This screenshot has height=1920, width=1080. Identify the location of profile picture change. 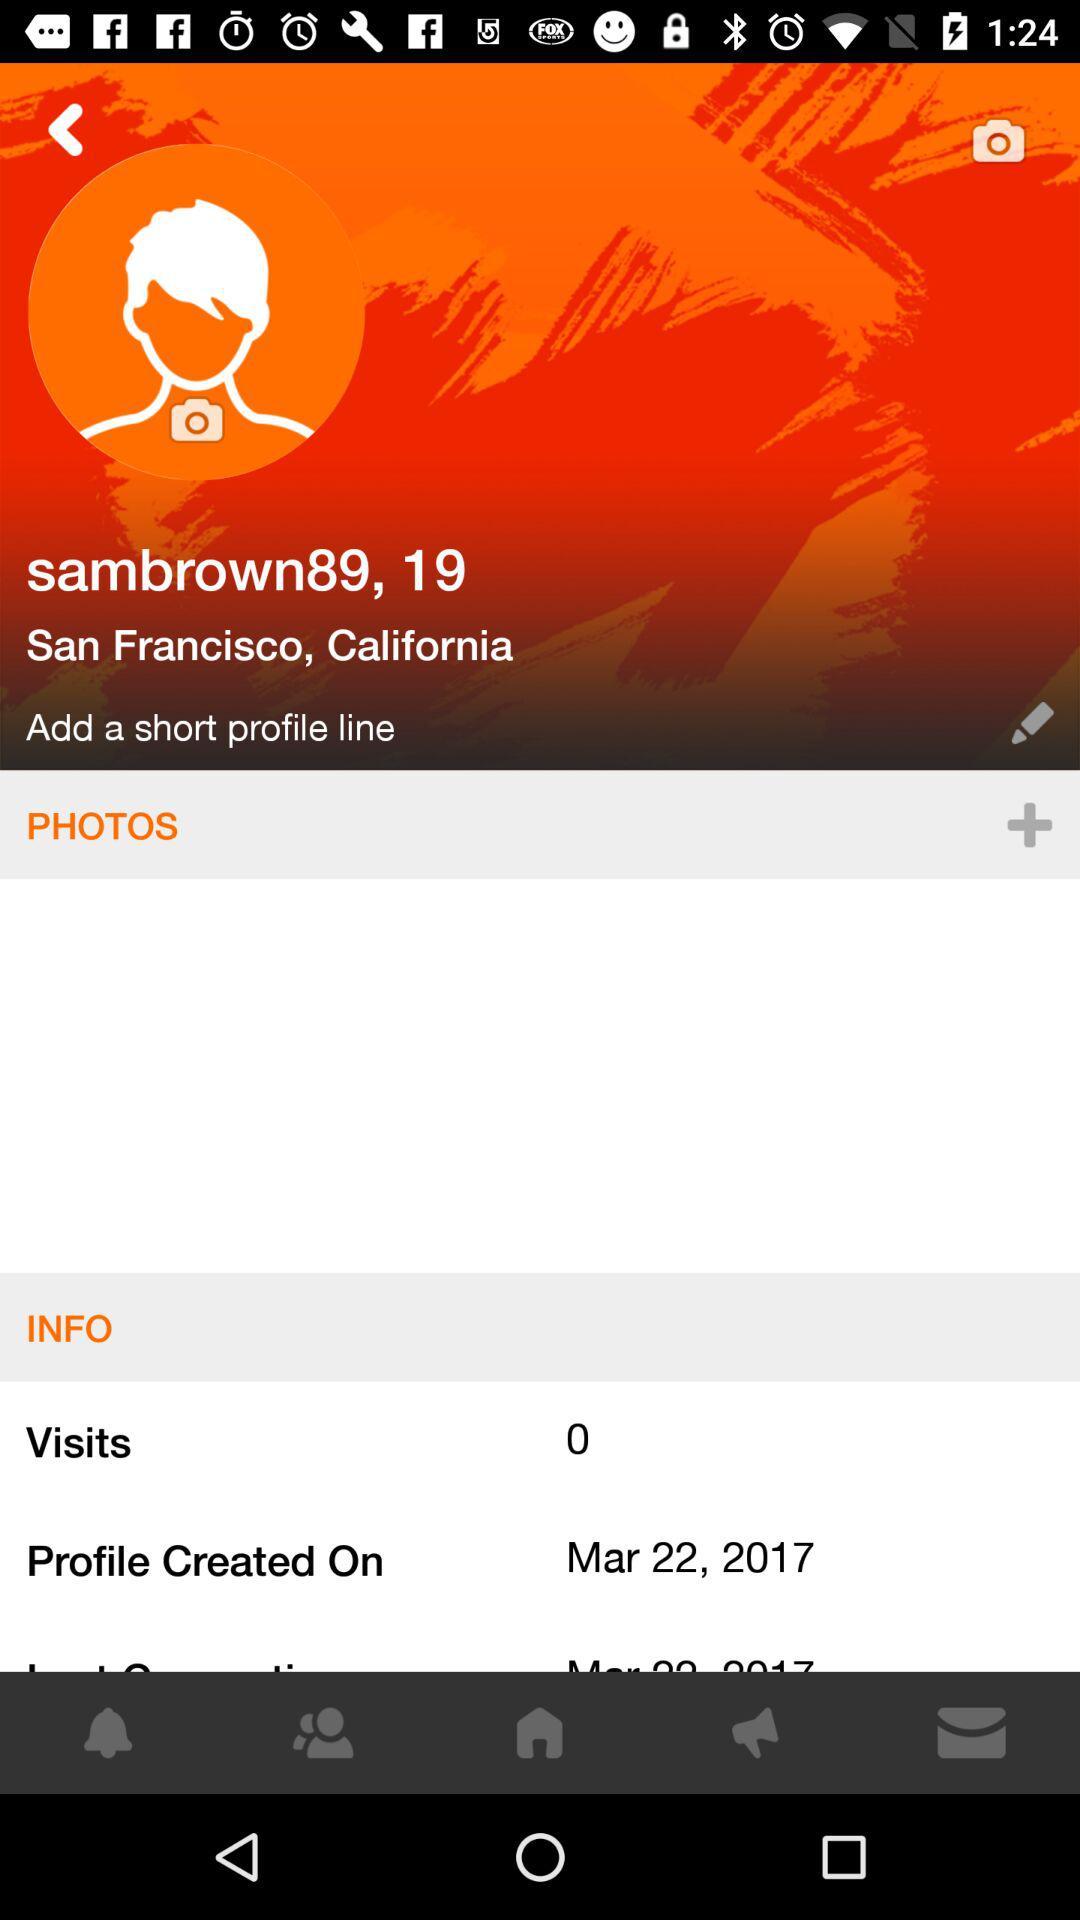
(196, 311).